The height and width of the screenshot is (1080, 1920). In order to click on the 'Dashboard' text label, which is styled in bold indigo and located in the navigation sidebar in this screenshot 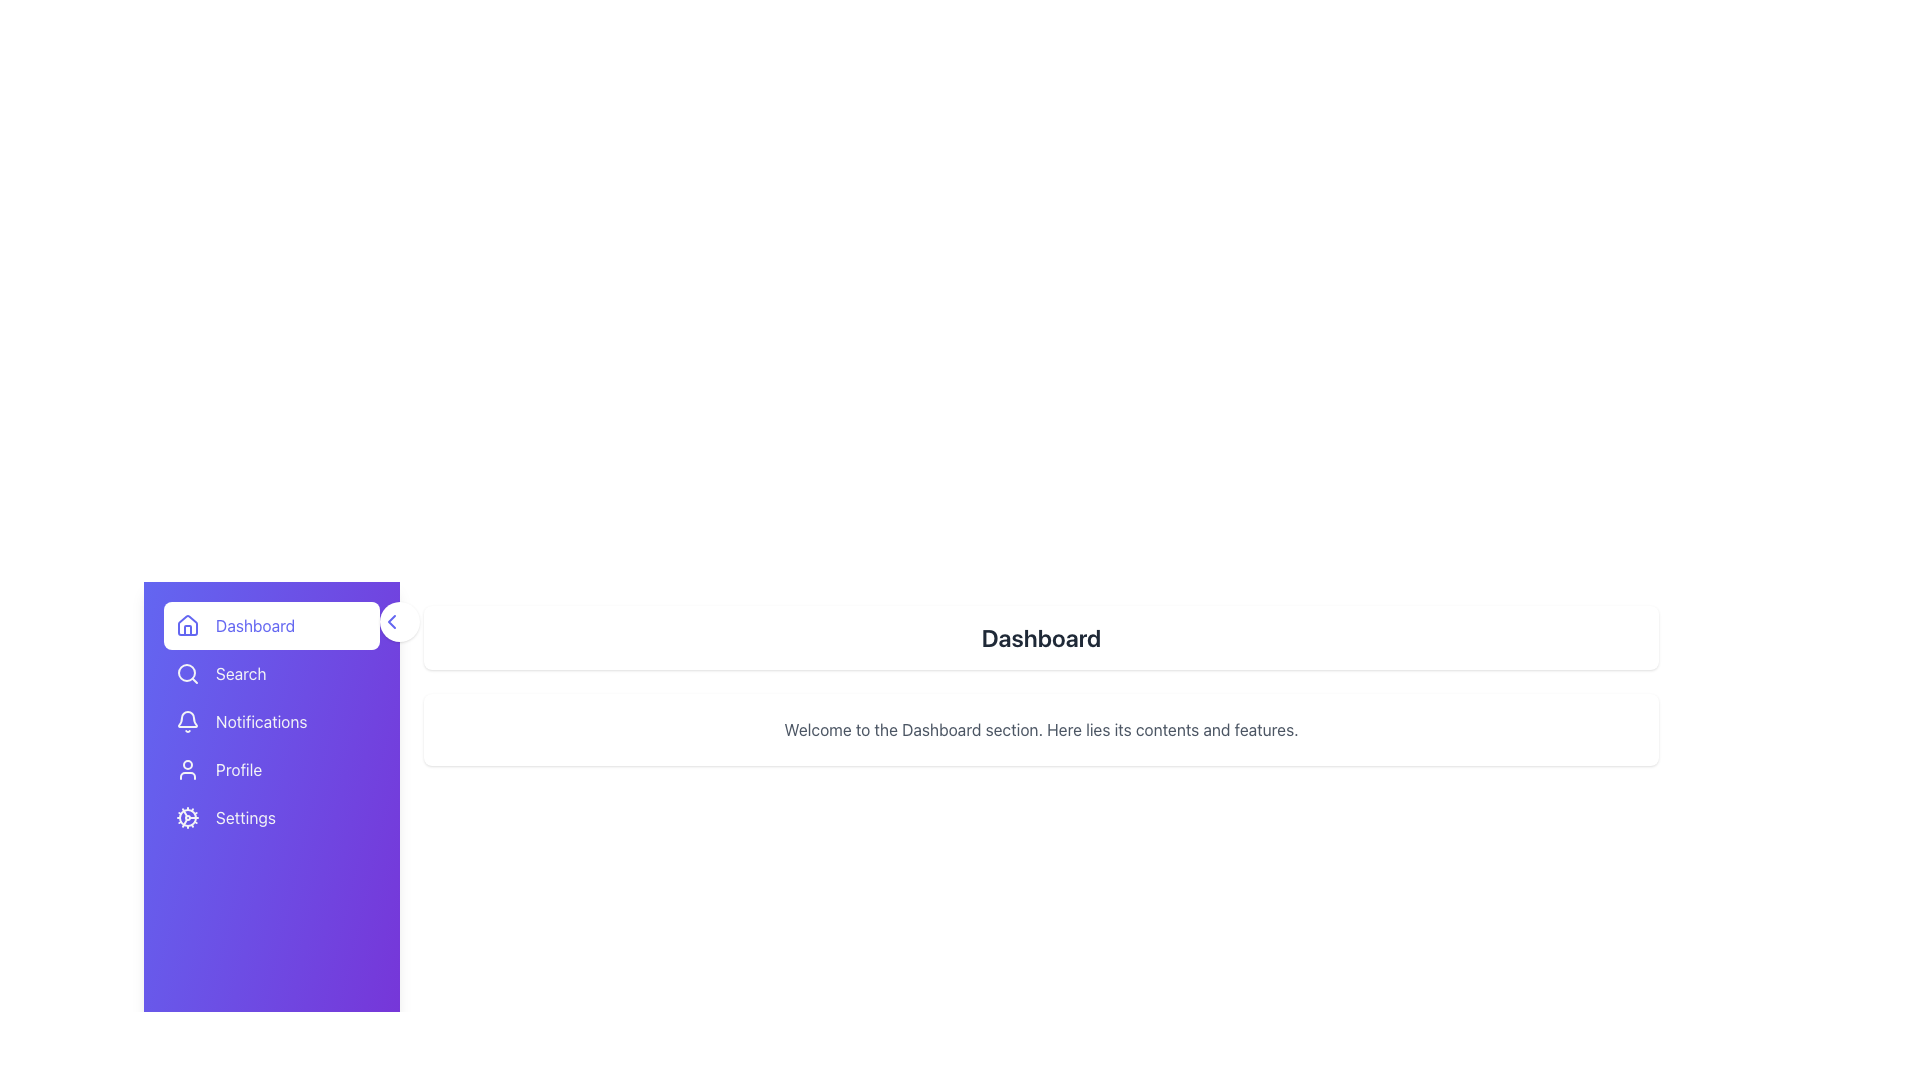, I will do `click(254, 624)`.